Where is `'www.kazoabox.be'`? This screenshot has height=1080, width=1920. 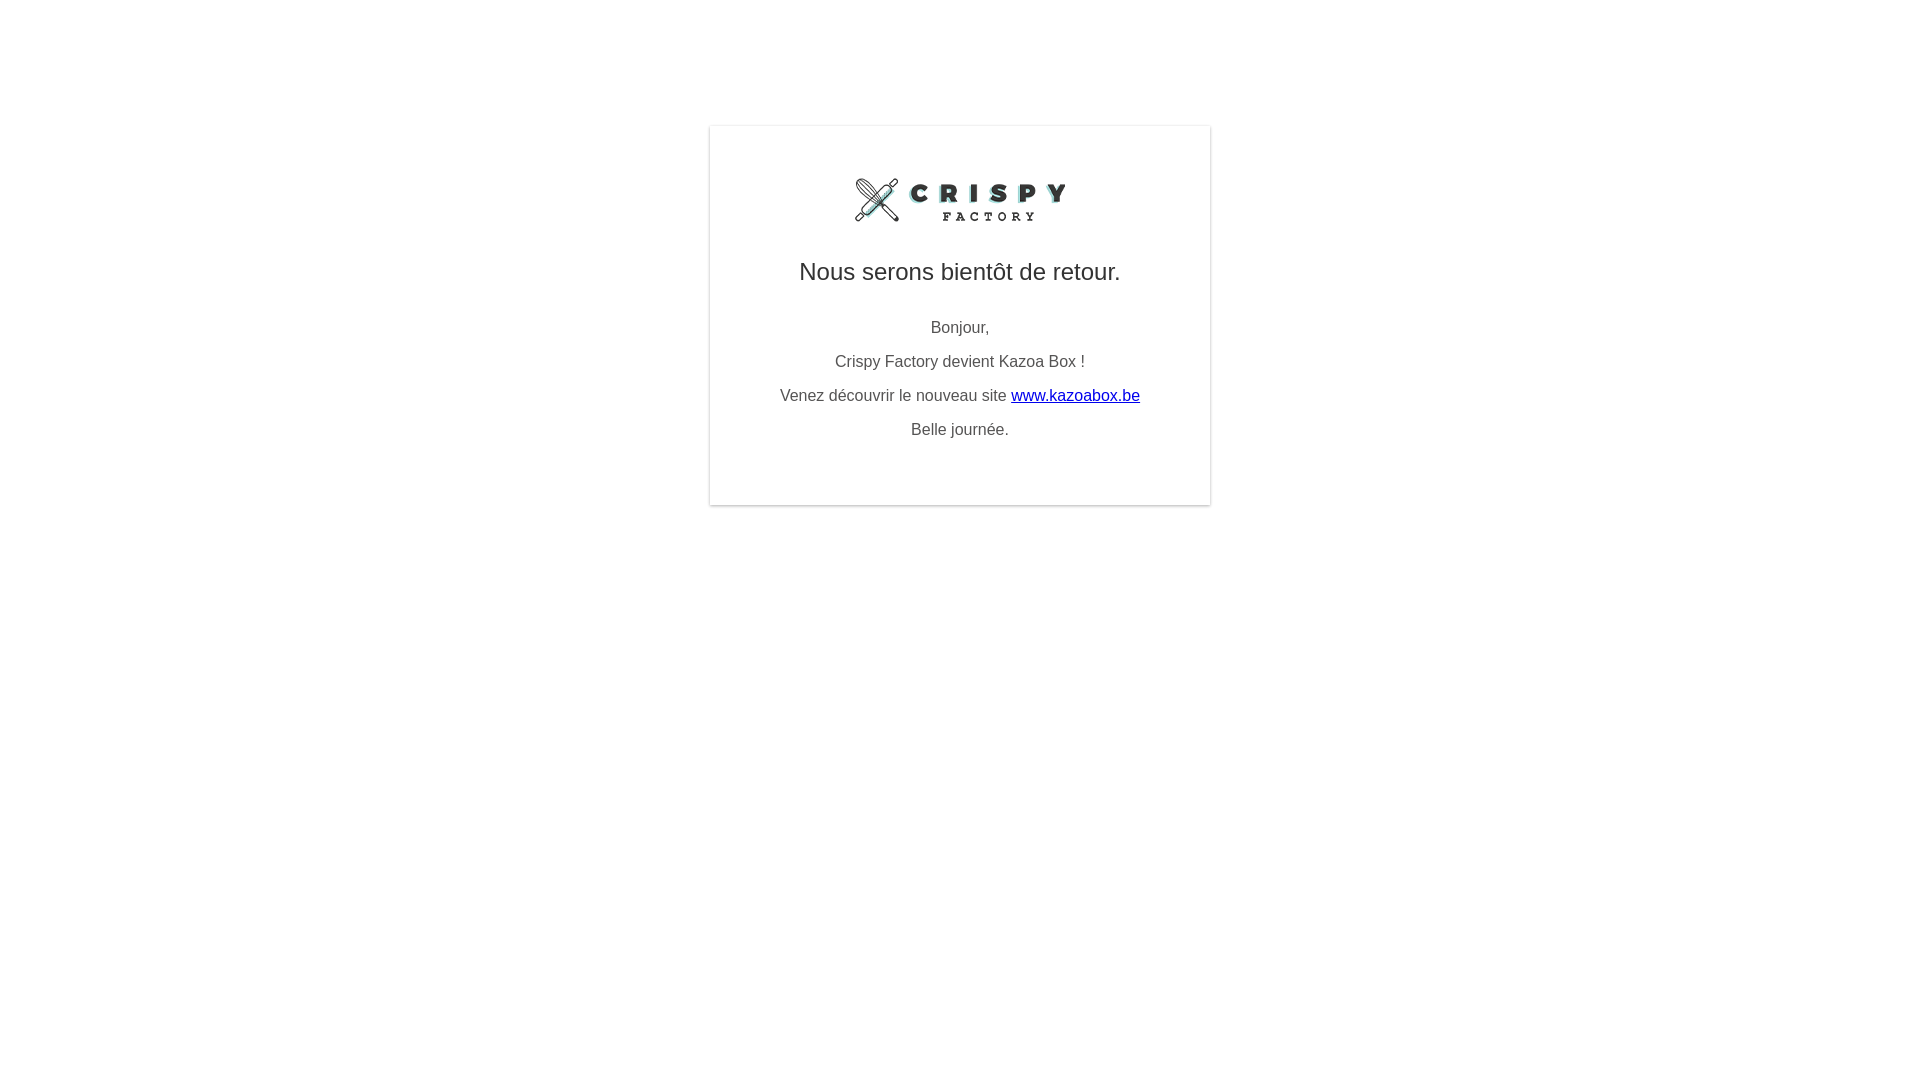
'www.kazoabox.be' is located at coordinates (1074, 395).